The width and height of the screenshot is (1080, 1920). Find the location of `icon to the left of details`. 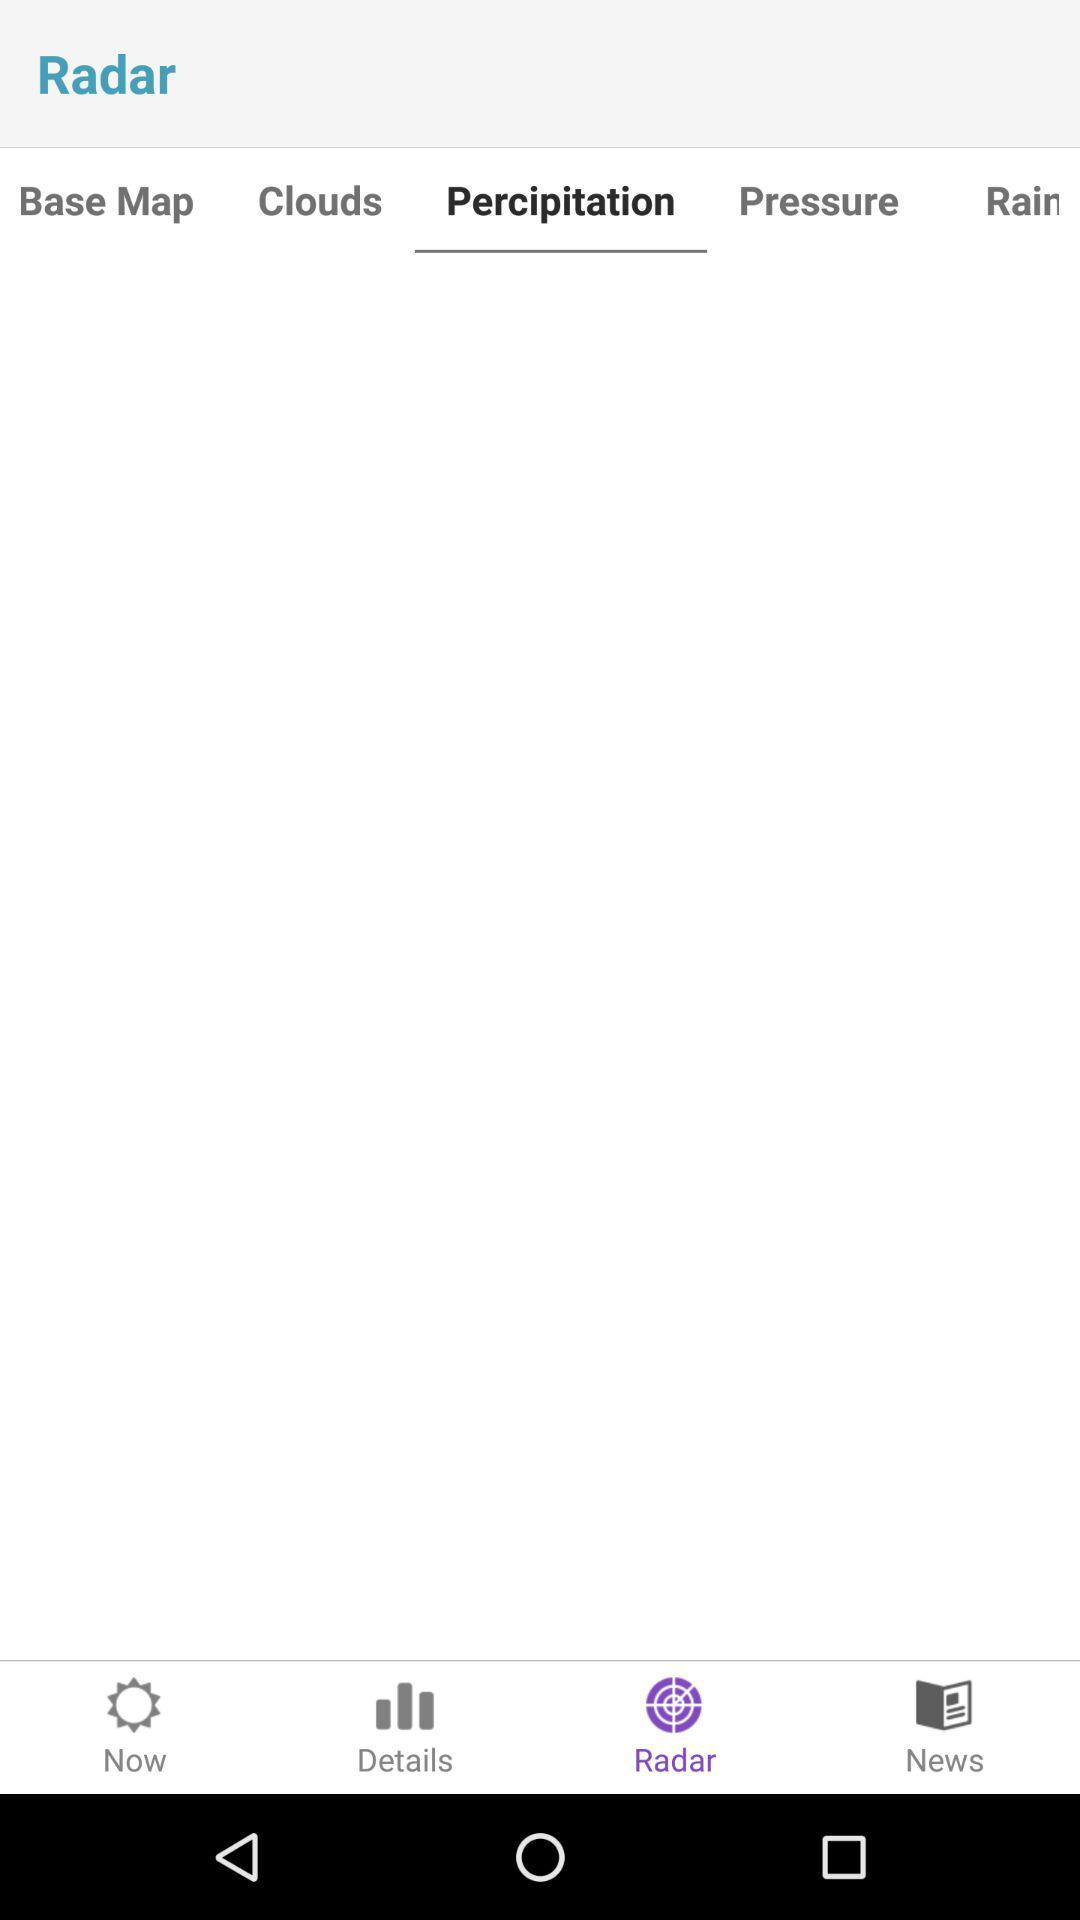

icon to the left of details is located at coordinates (135, 1726).